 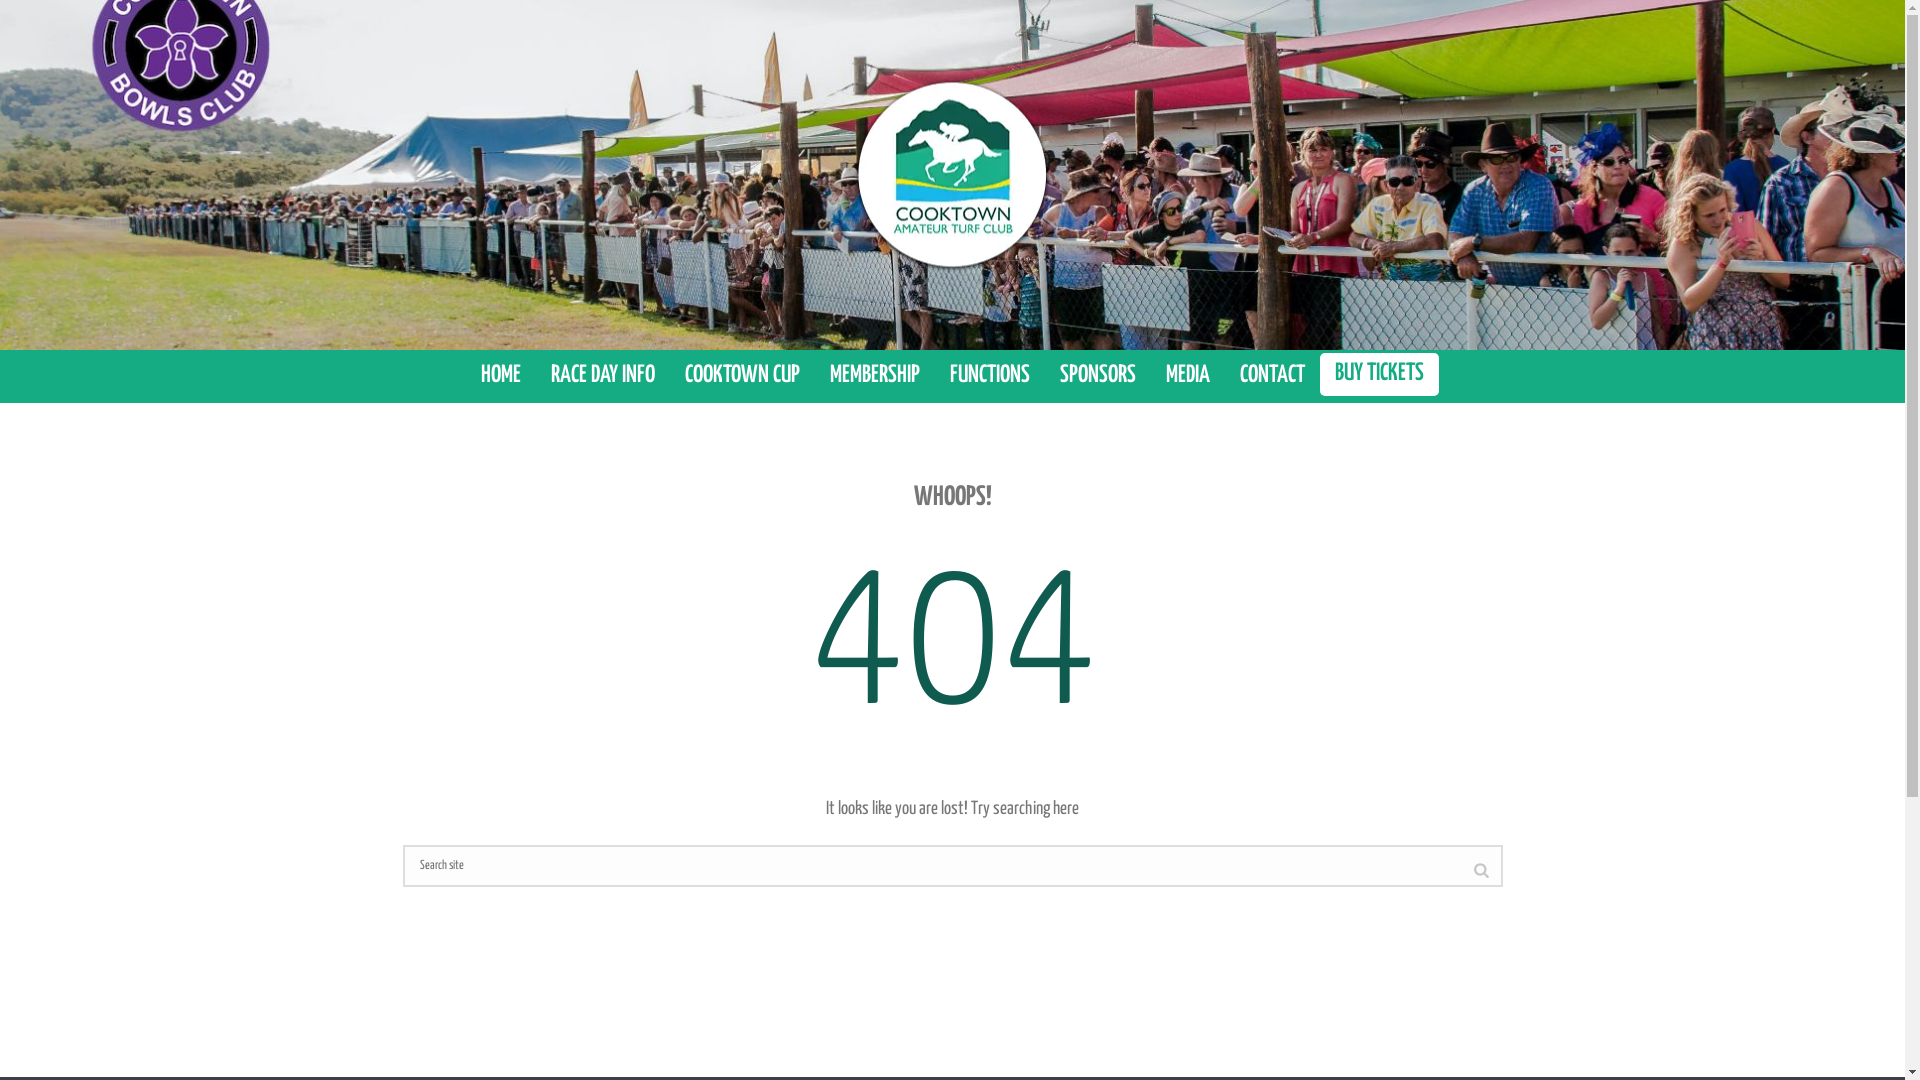 What do you see at coordinates (815, 376) in the screenshot?
I see `'MEMBERSHIP'` at bounding box center [815, 376].